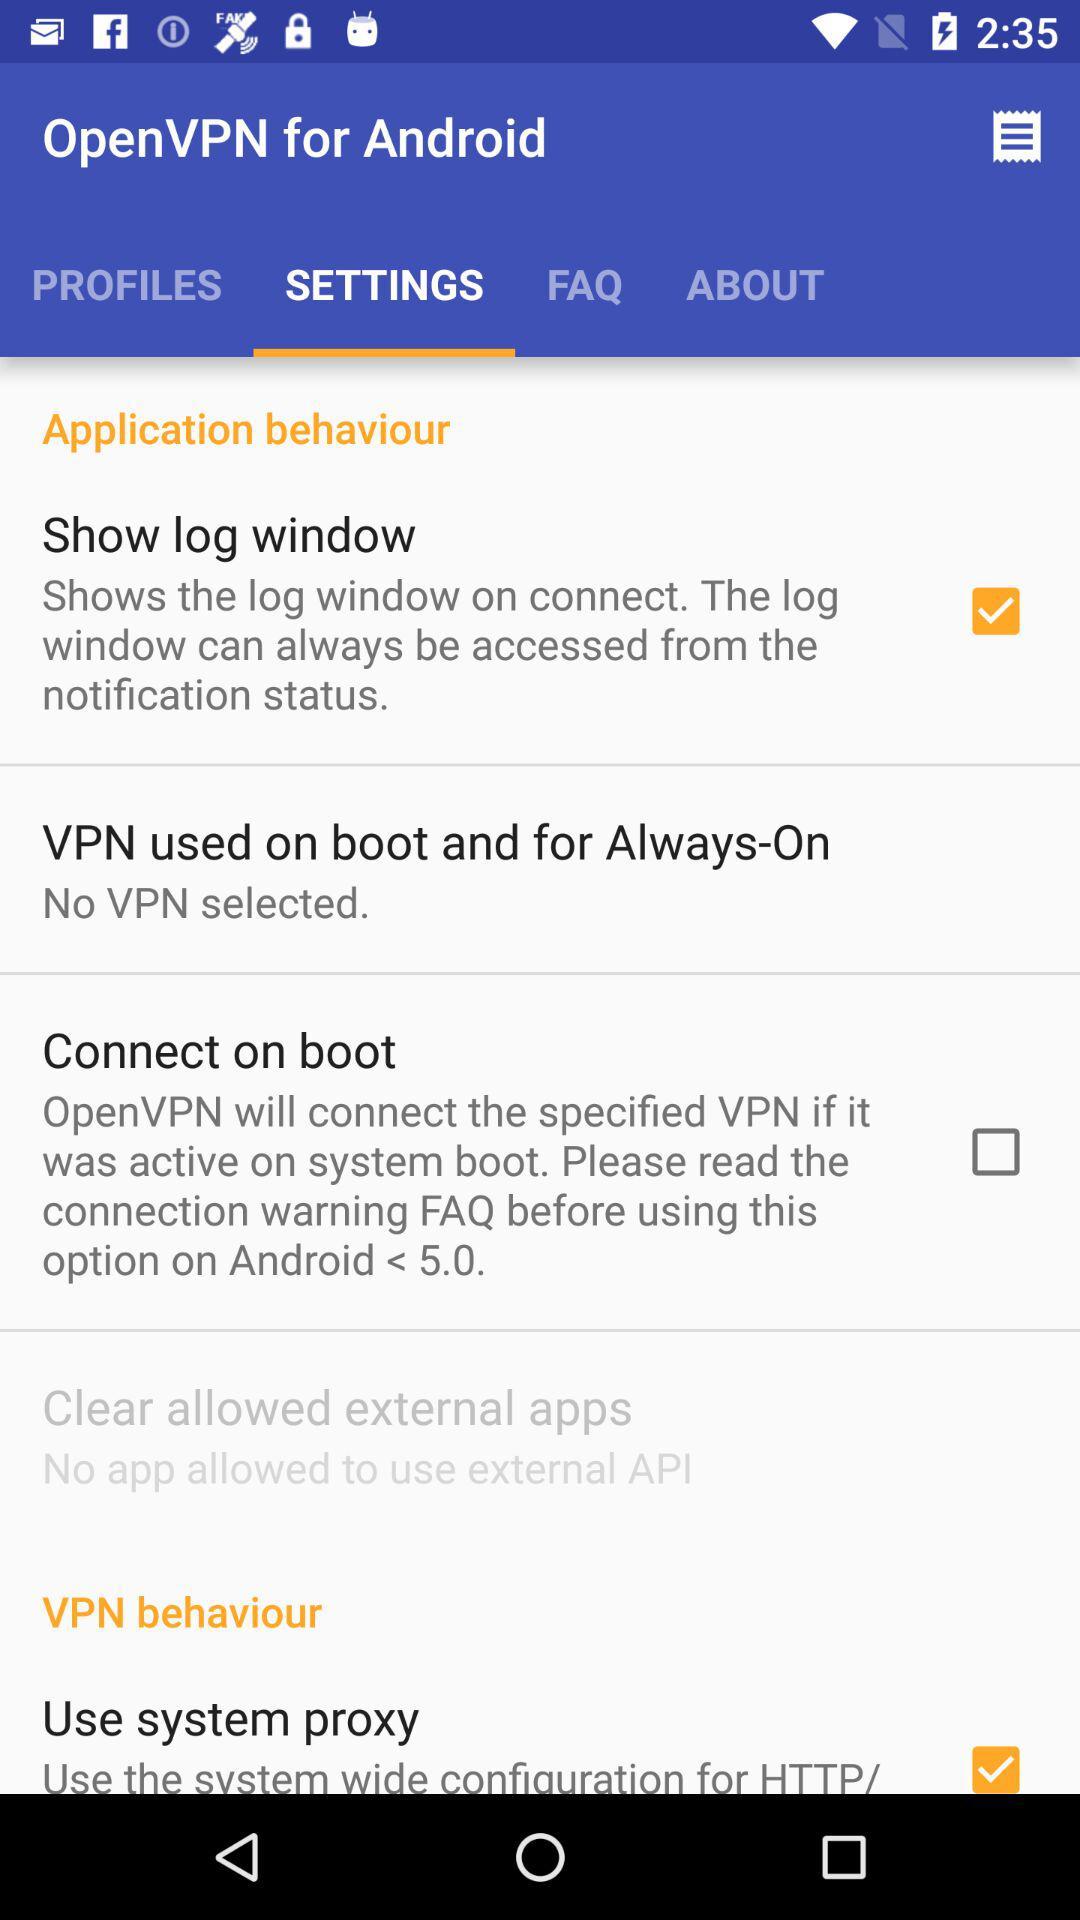  I want to click on the about item, so click(755, 282).